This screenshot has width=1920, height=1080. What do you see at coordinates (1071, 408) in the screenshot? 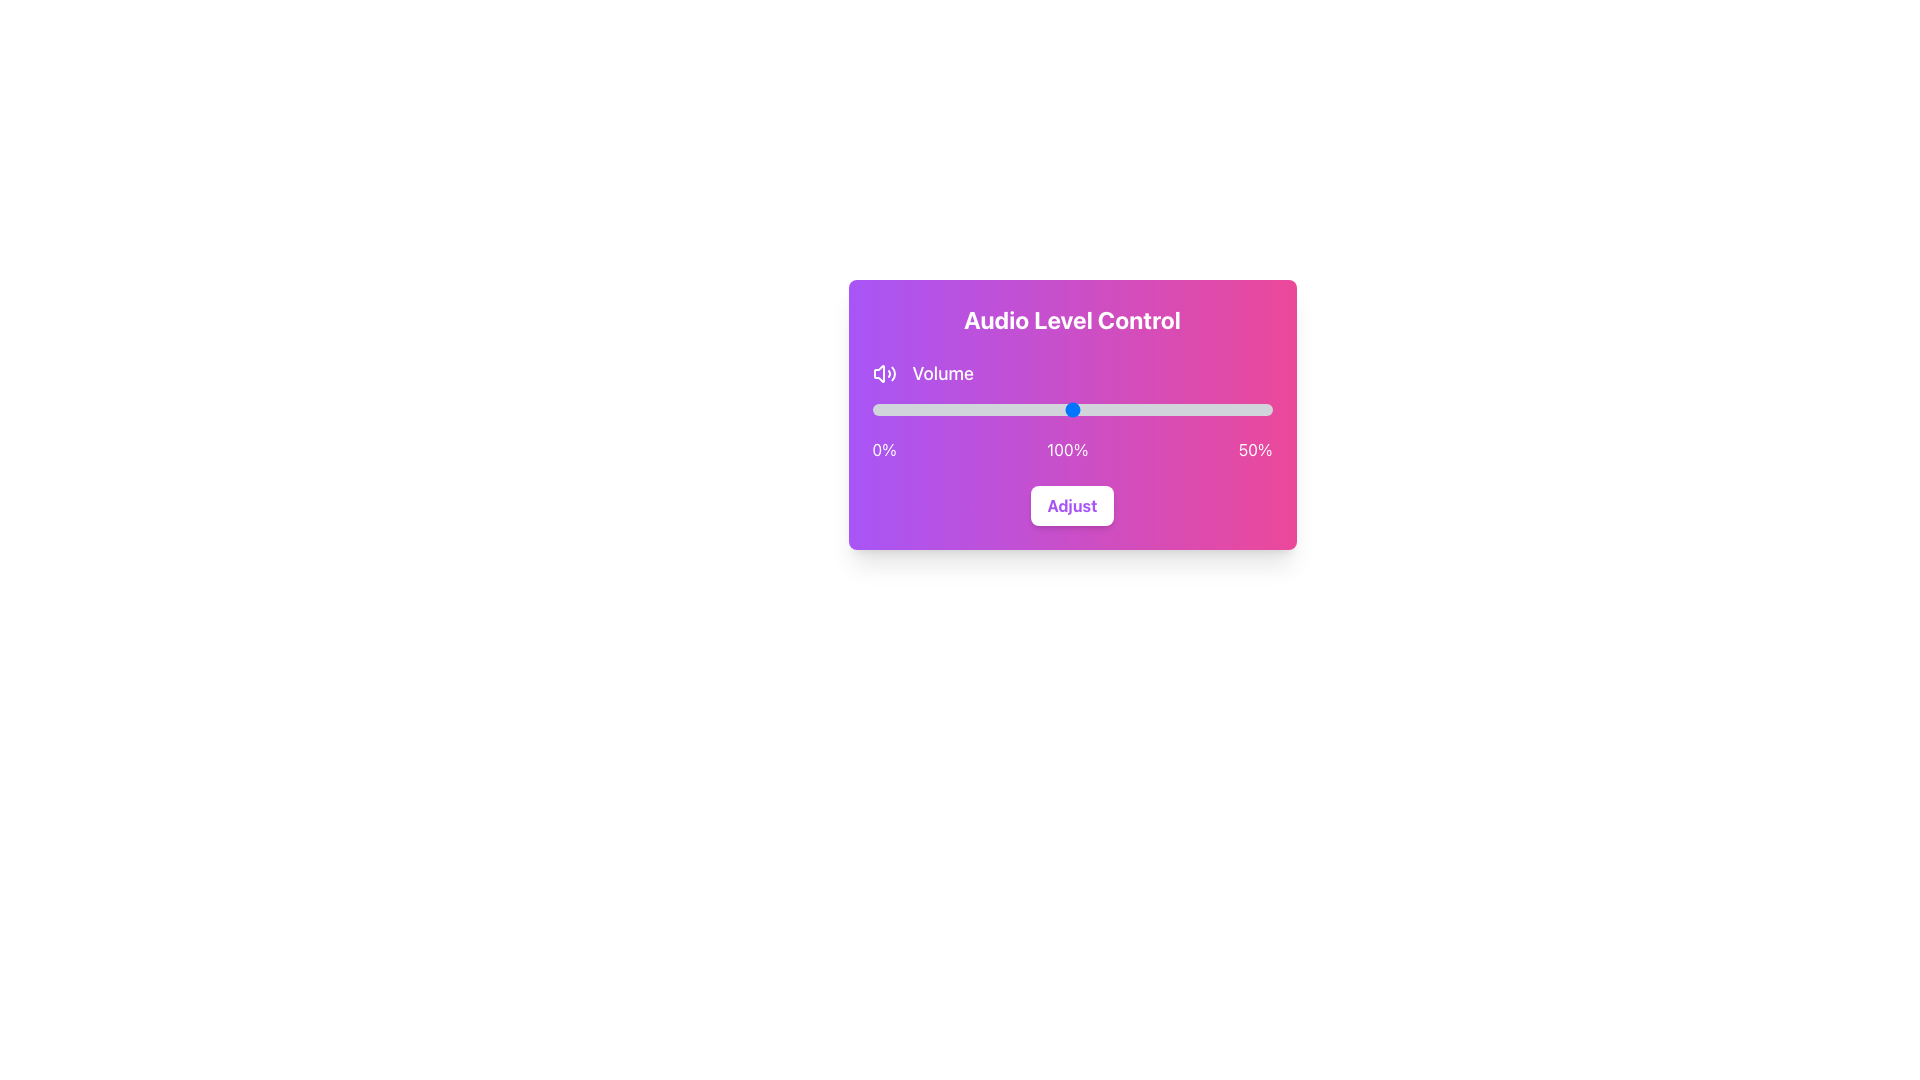
I see `the knob of the horizontal slider, which represents a value of 50%` at bounding box center [1071, 408].